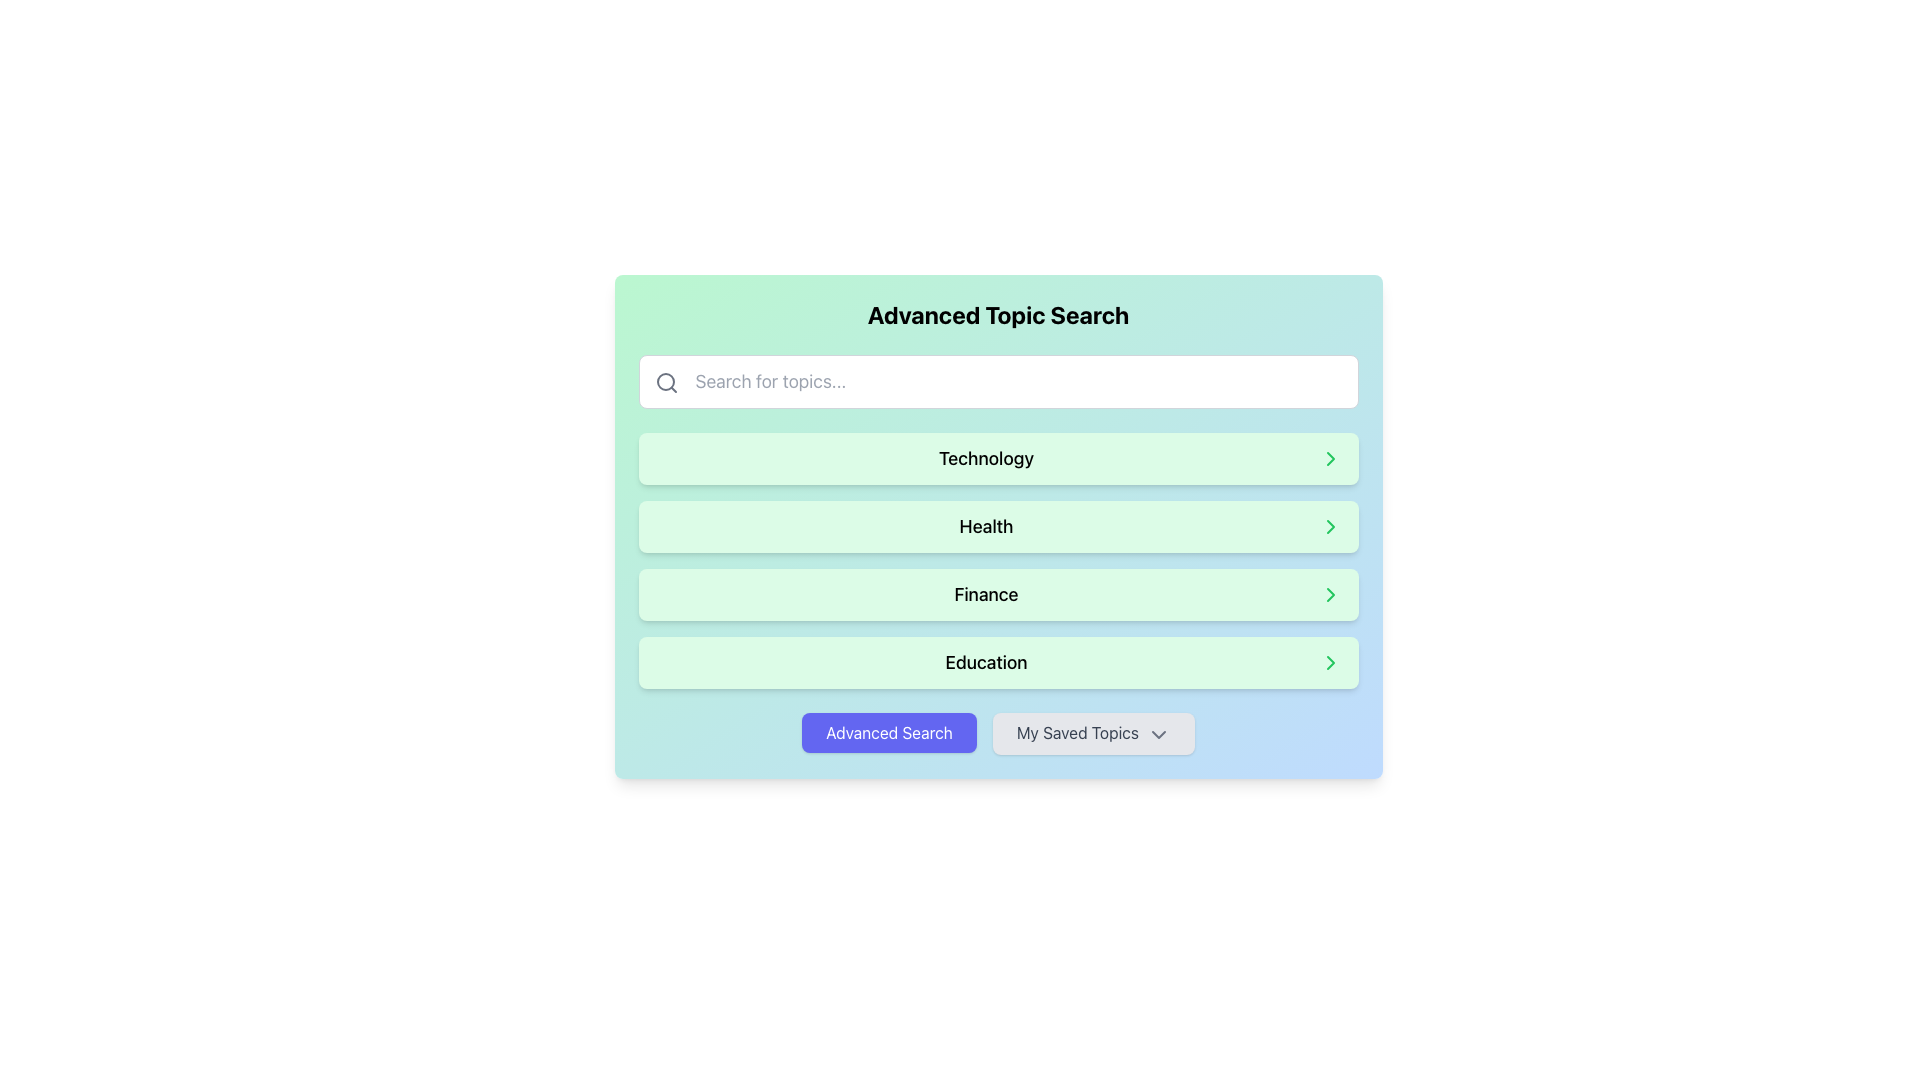 The height and width of the screenshot is (1080, 1920). Describe the element at coordinates (1330, 459) in the screenshot. I see `the icon located on the far-right side of the 'Technology' button` at that location.